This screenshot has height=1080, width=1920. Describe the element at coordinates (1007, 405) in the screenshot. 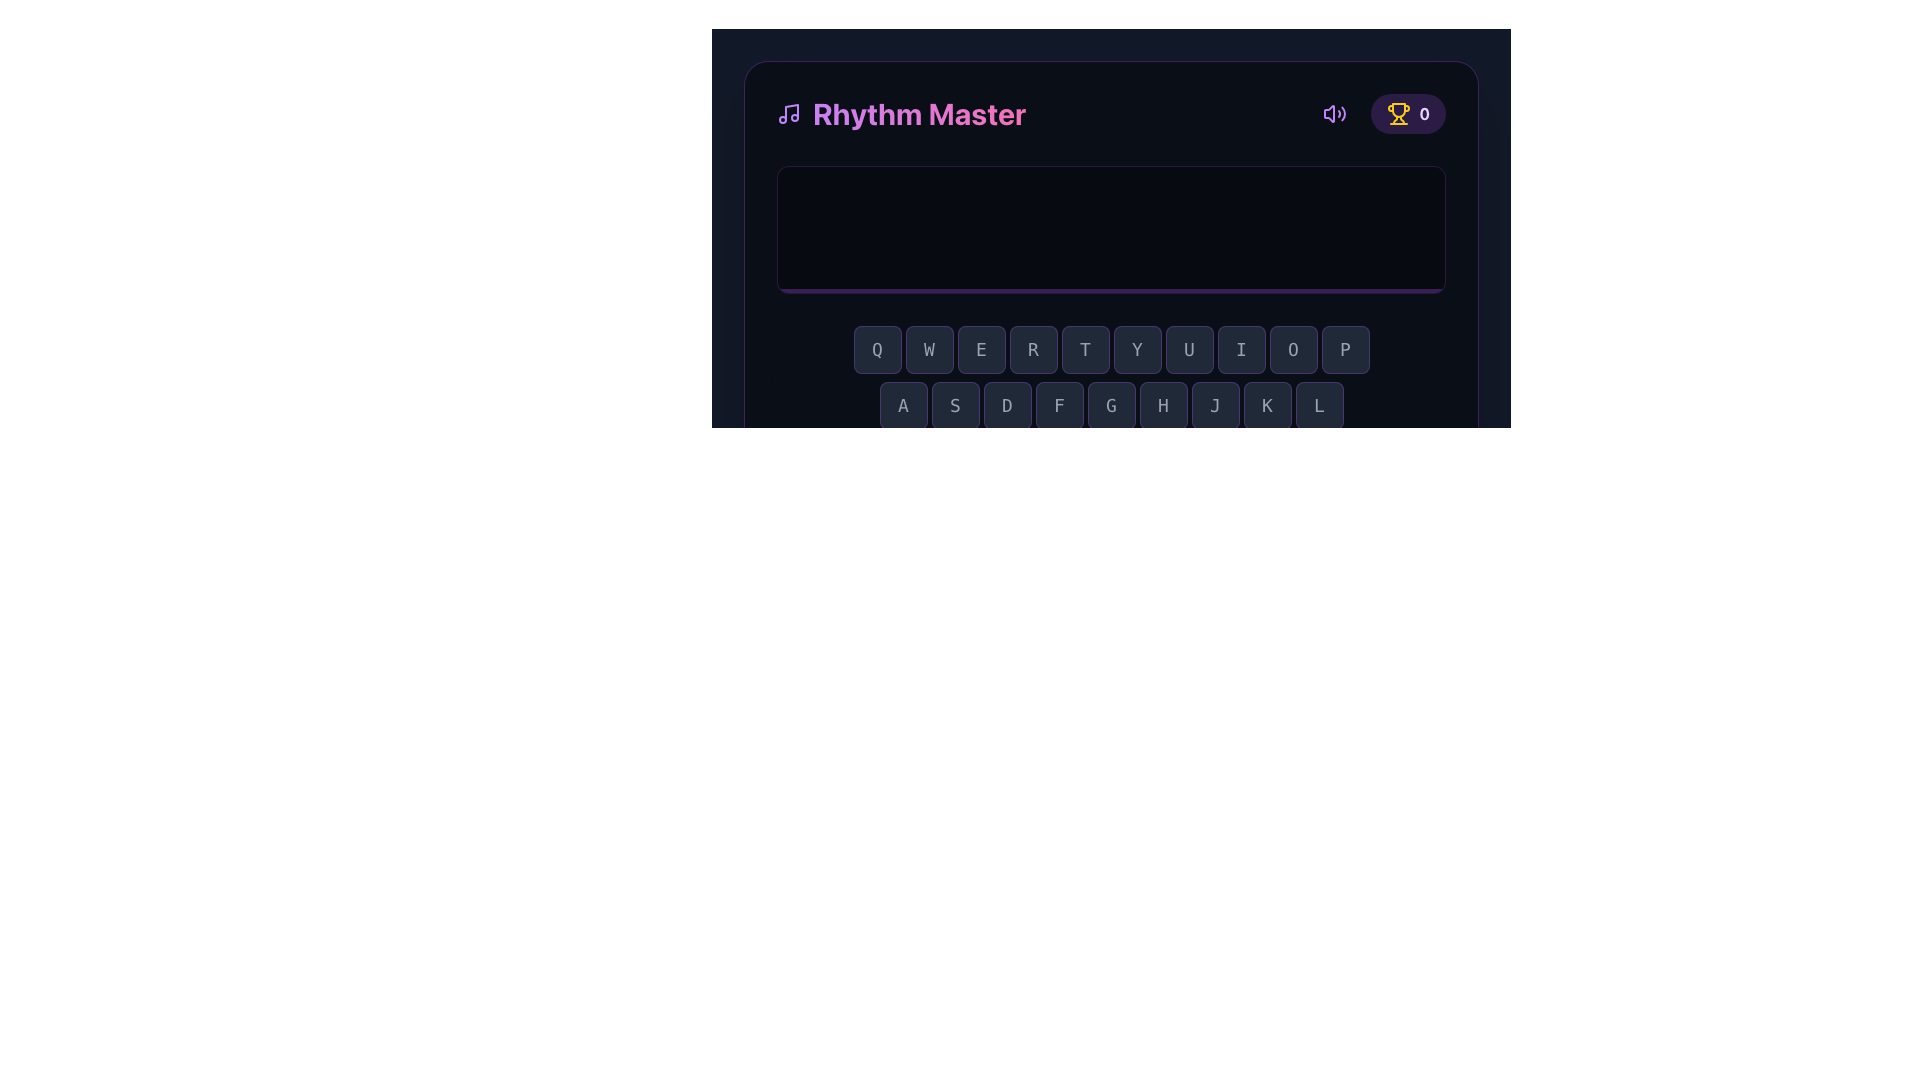

I see `the letter key button labeled 'D', which is the third button in a horizontal row of keys, positioned between 'S' and 'F', located at the bottom-center of the interface` at that location.